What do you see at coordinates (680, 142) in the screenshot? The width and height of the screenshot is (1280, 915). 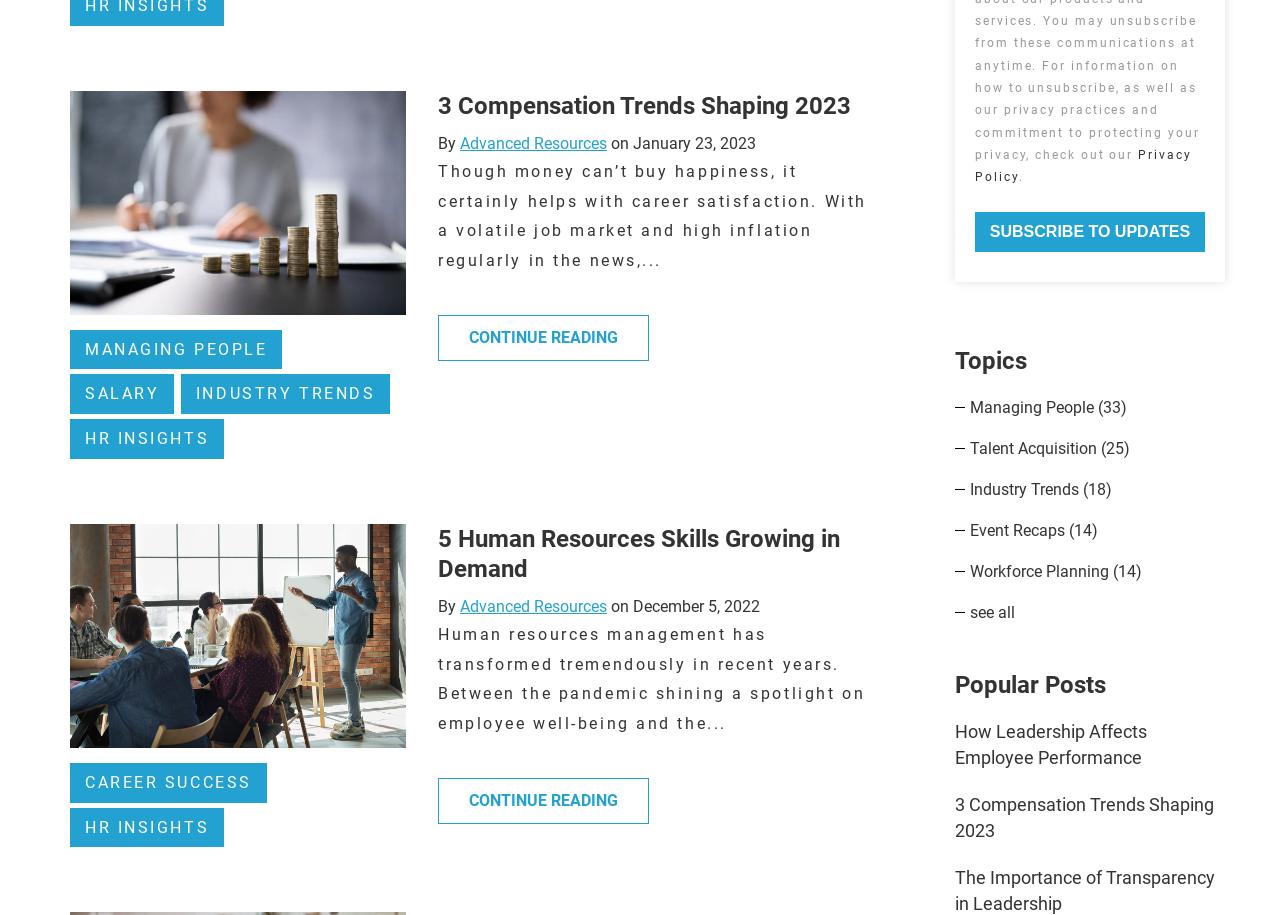 I see `'on   January 23, 2023'` at bounding box center [680, 142].